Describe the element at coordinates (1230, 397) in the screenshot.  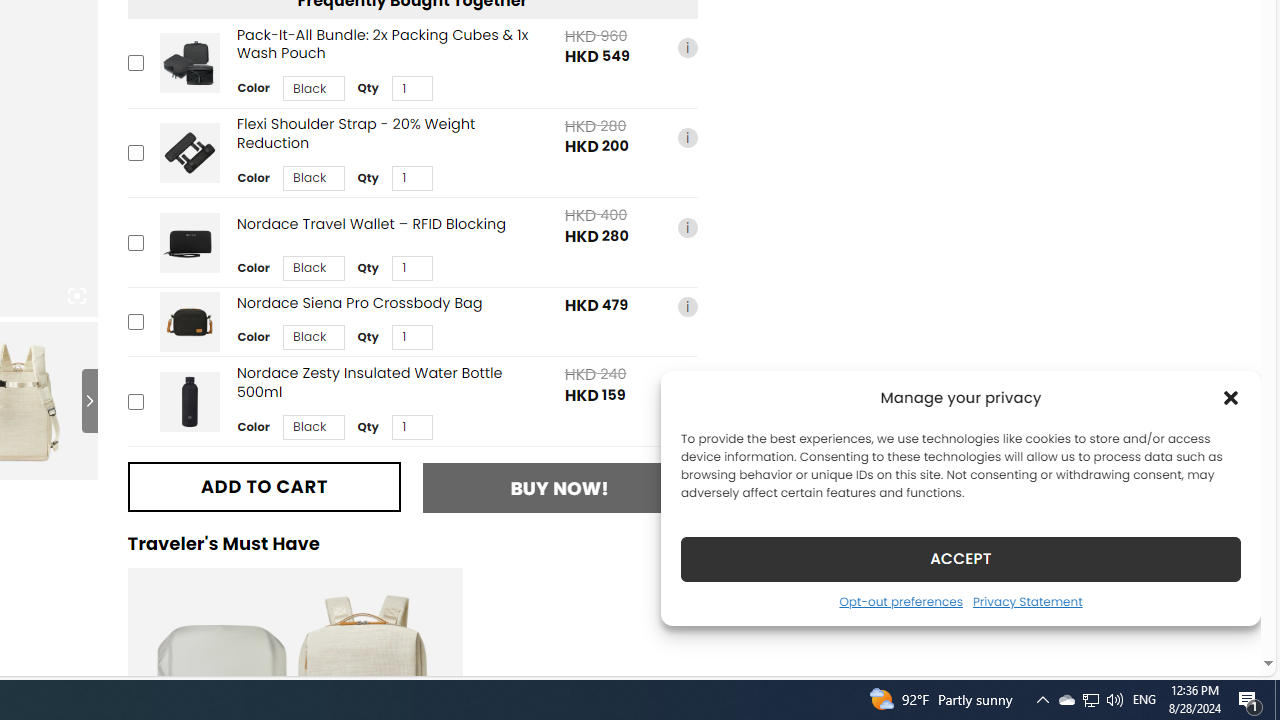
I see `'Class: cmplz-close'` at that location.